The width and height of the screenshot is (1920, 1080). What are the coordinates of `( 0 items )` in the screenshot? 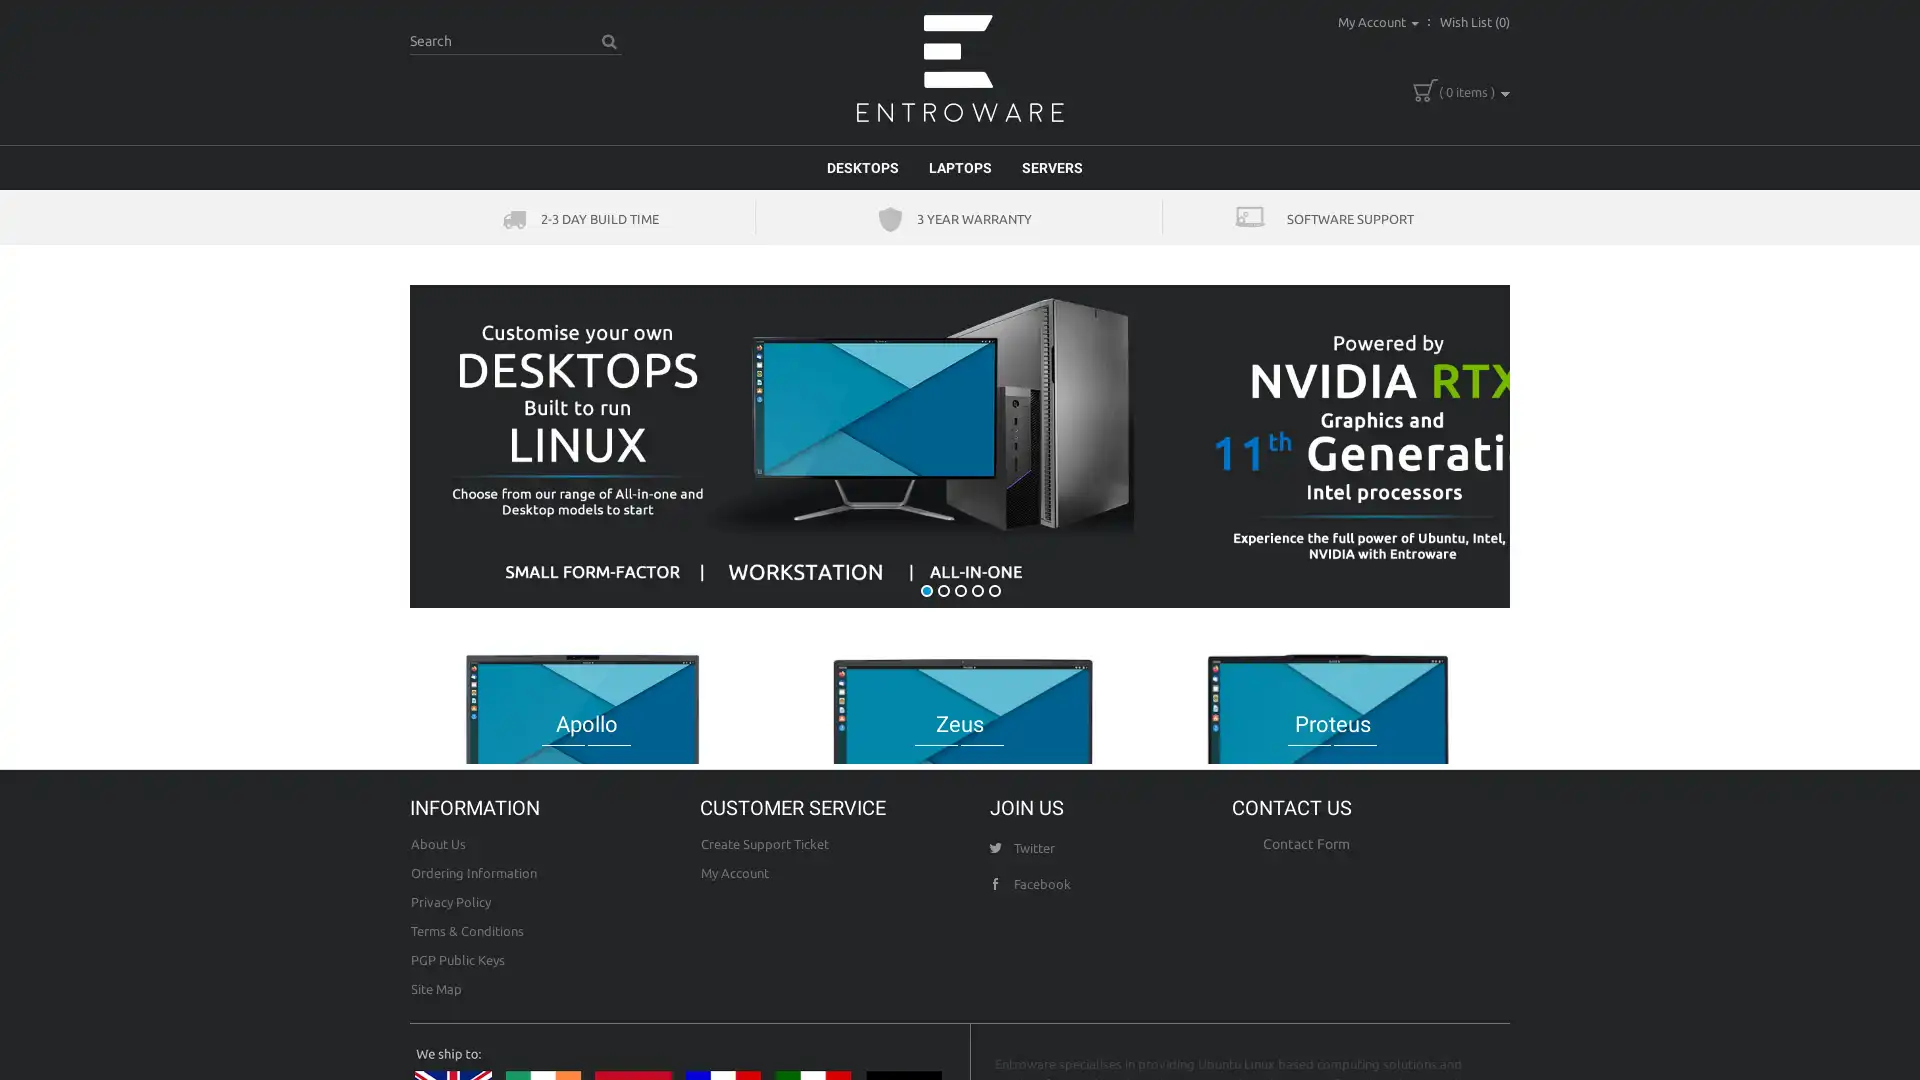 It's located at (1461, 91).